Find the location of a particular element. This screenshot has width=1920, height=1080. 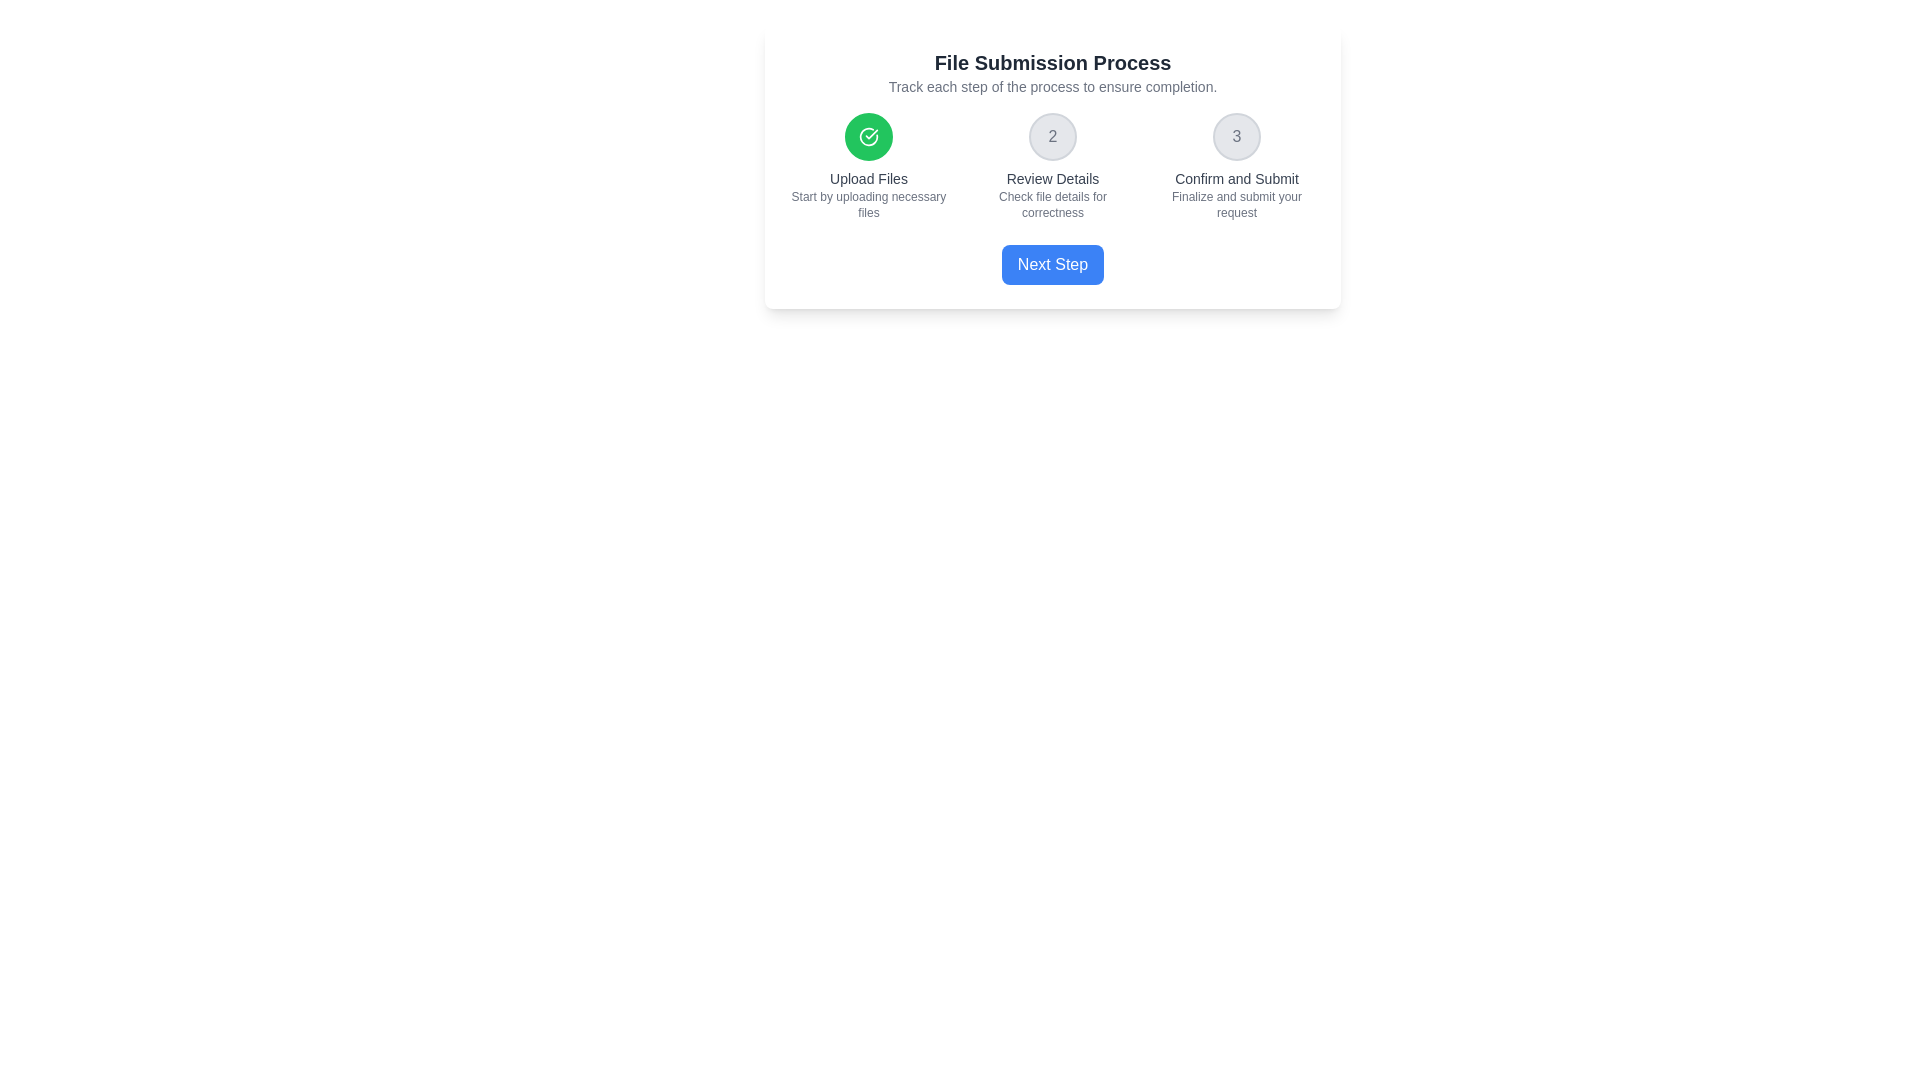

the 'Next Step' button with a blue background and white text located in the 'File Submission Process' section to change its background color is located at coordinates (1051, 264).